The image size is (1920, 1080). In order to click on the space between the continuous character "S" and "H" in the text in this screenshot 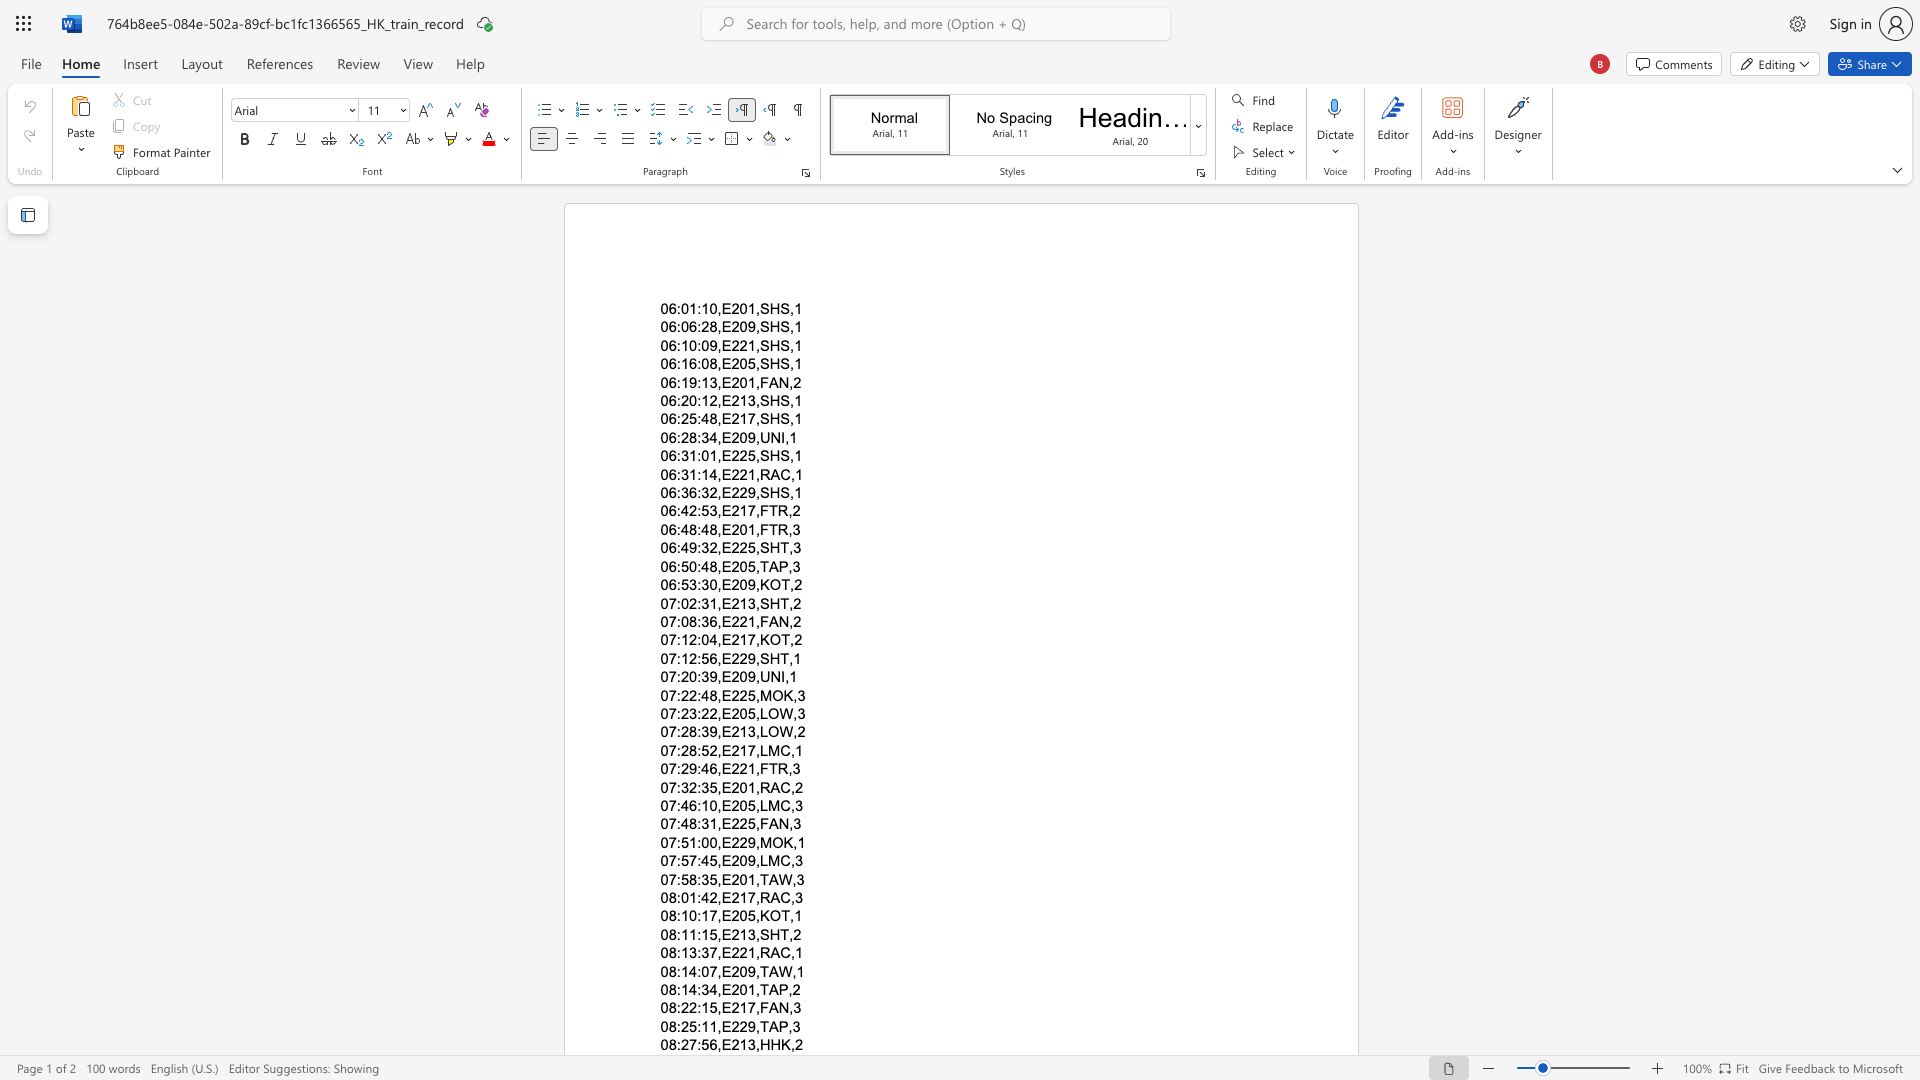, I will do `click(768, 401)`.